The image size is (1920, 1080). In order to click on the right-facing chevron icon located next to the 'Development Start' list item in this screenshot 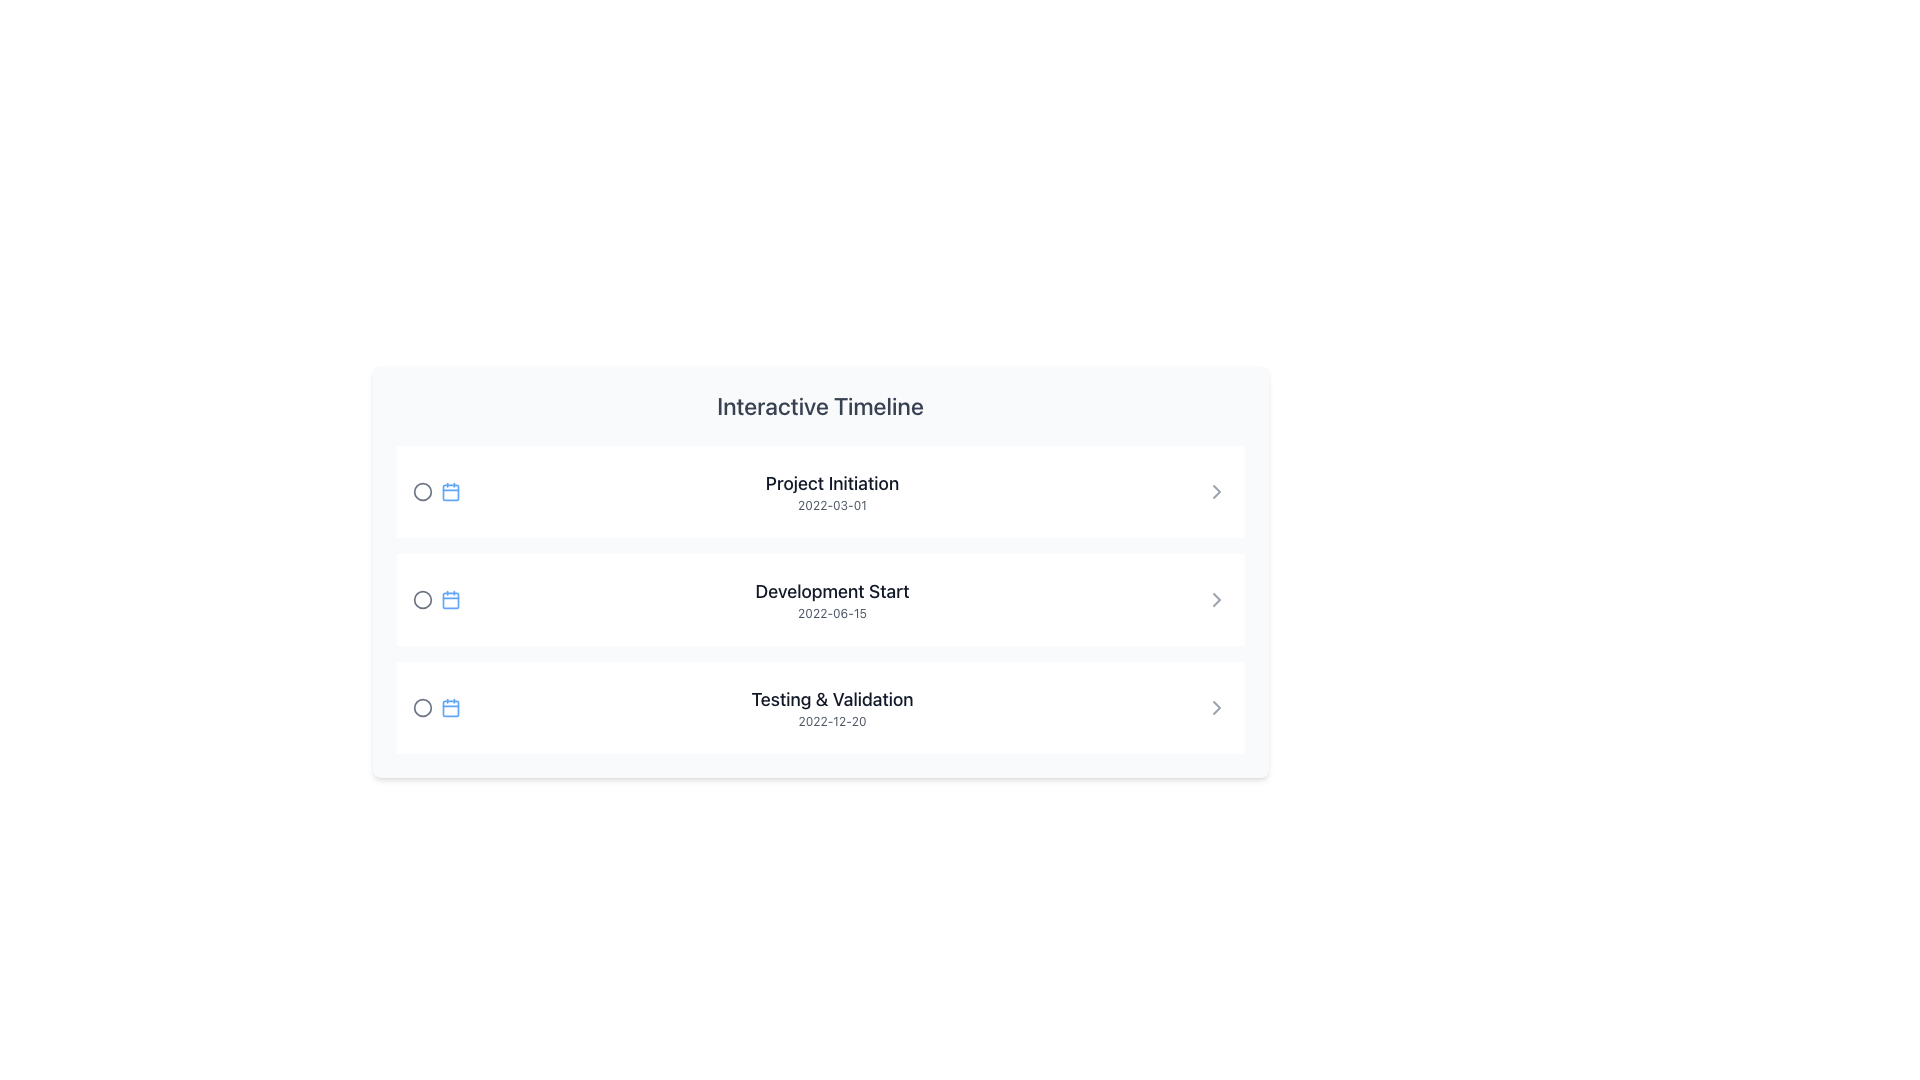, I will do `click(1215, 599)`.